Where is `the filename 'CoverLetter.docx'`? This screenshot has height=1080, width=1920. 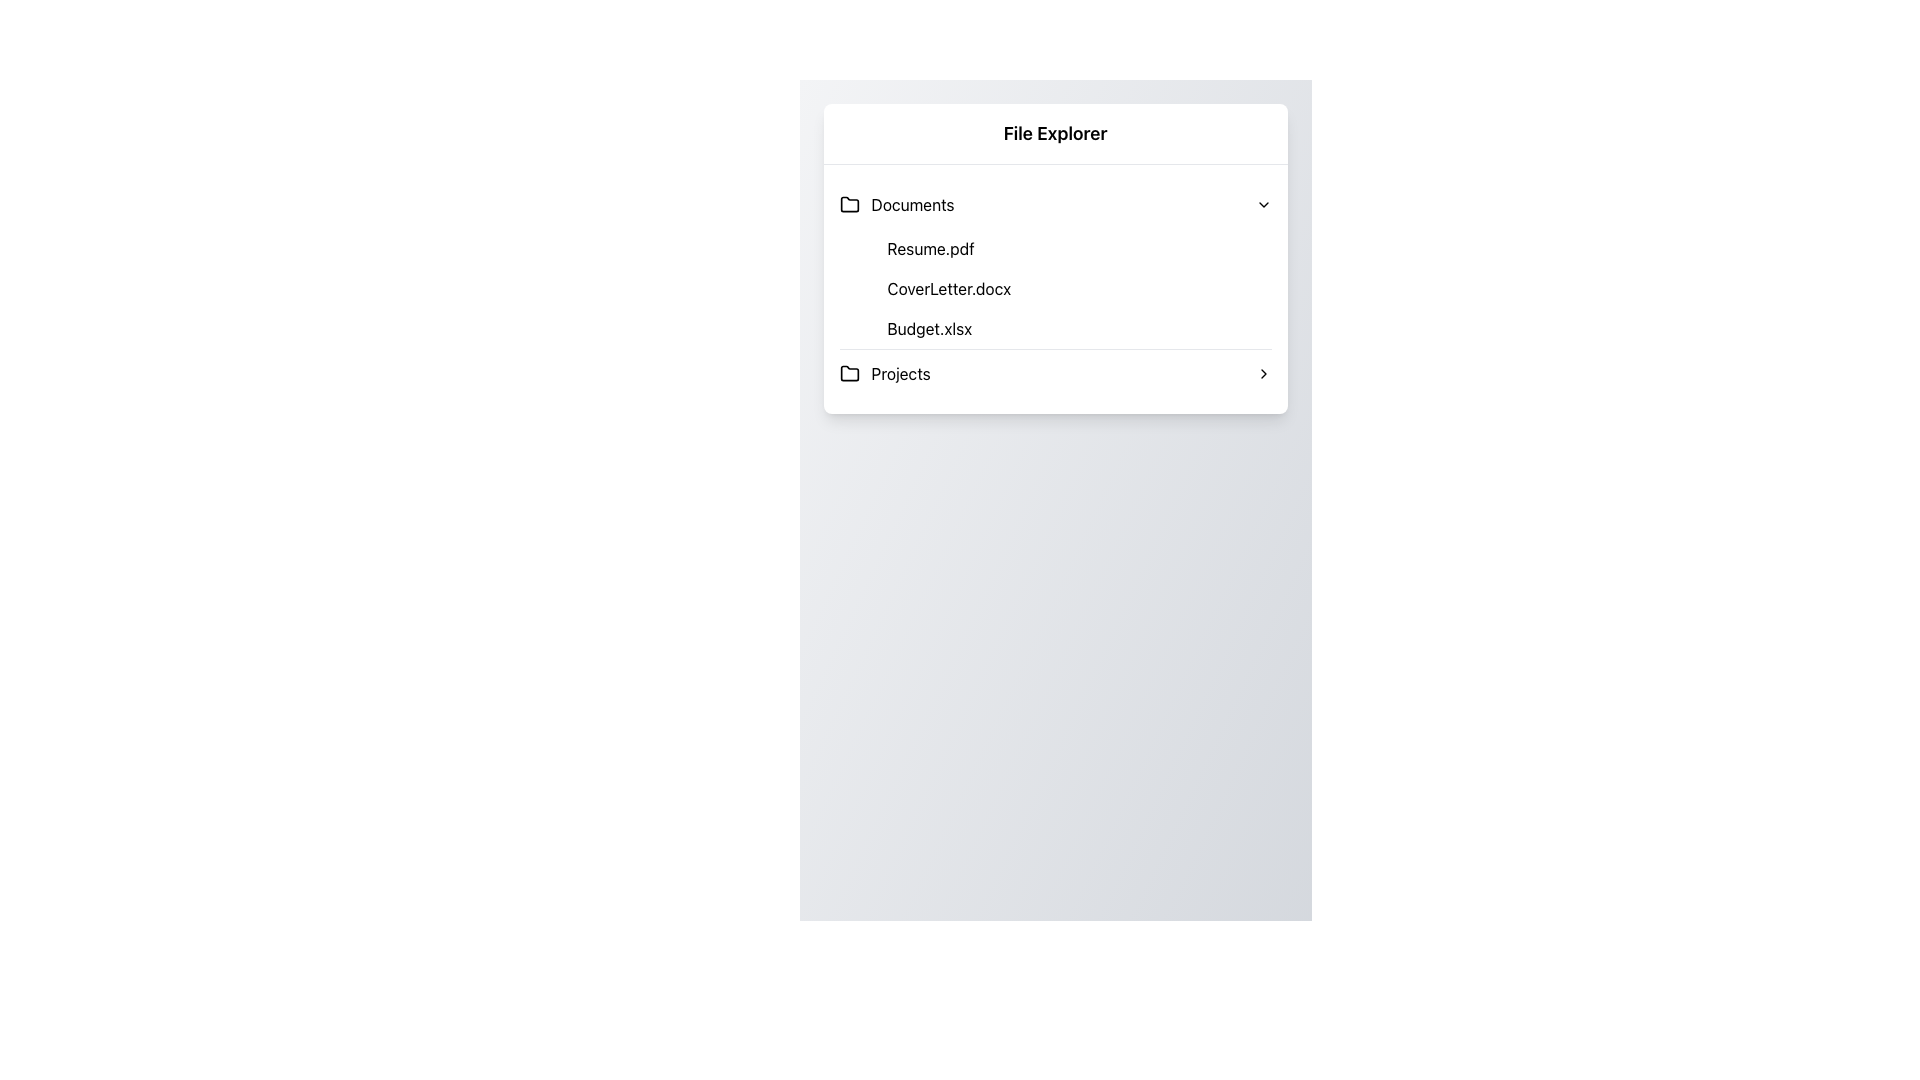 the filename 'CoverLetter.docx' is located at coordinates (1054, 289).